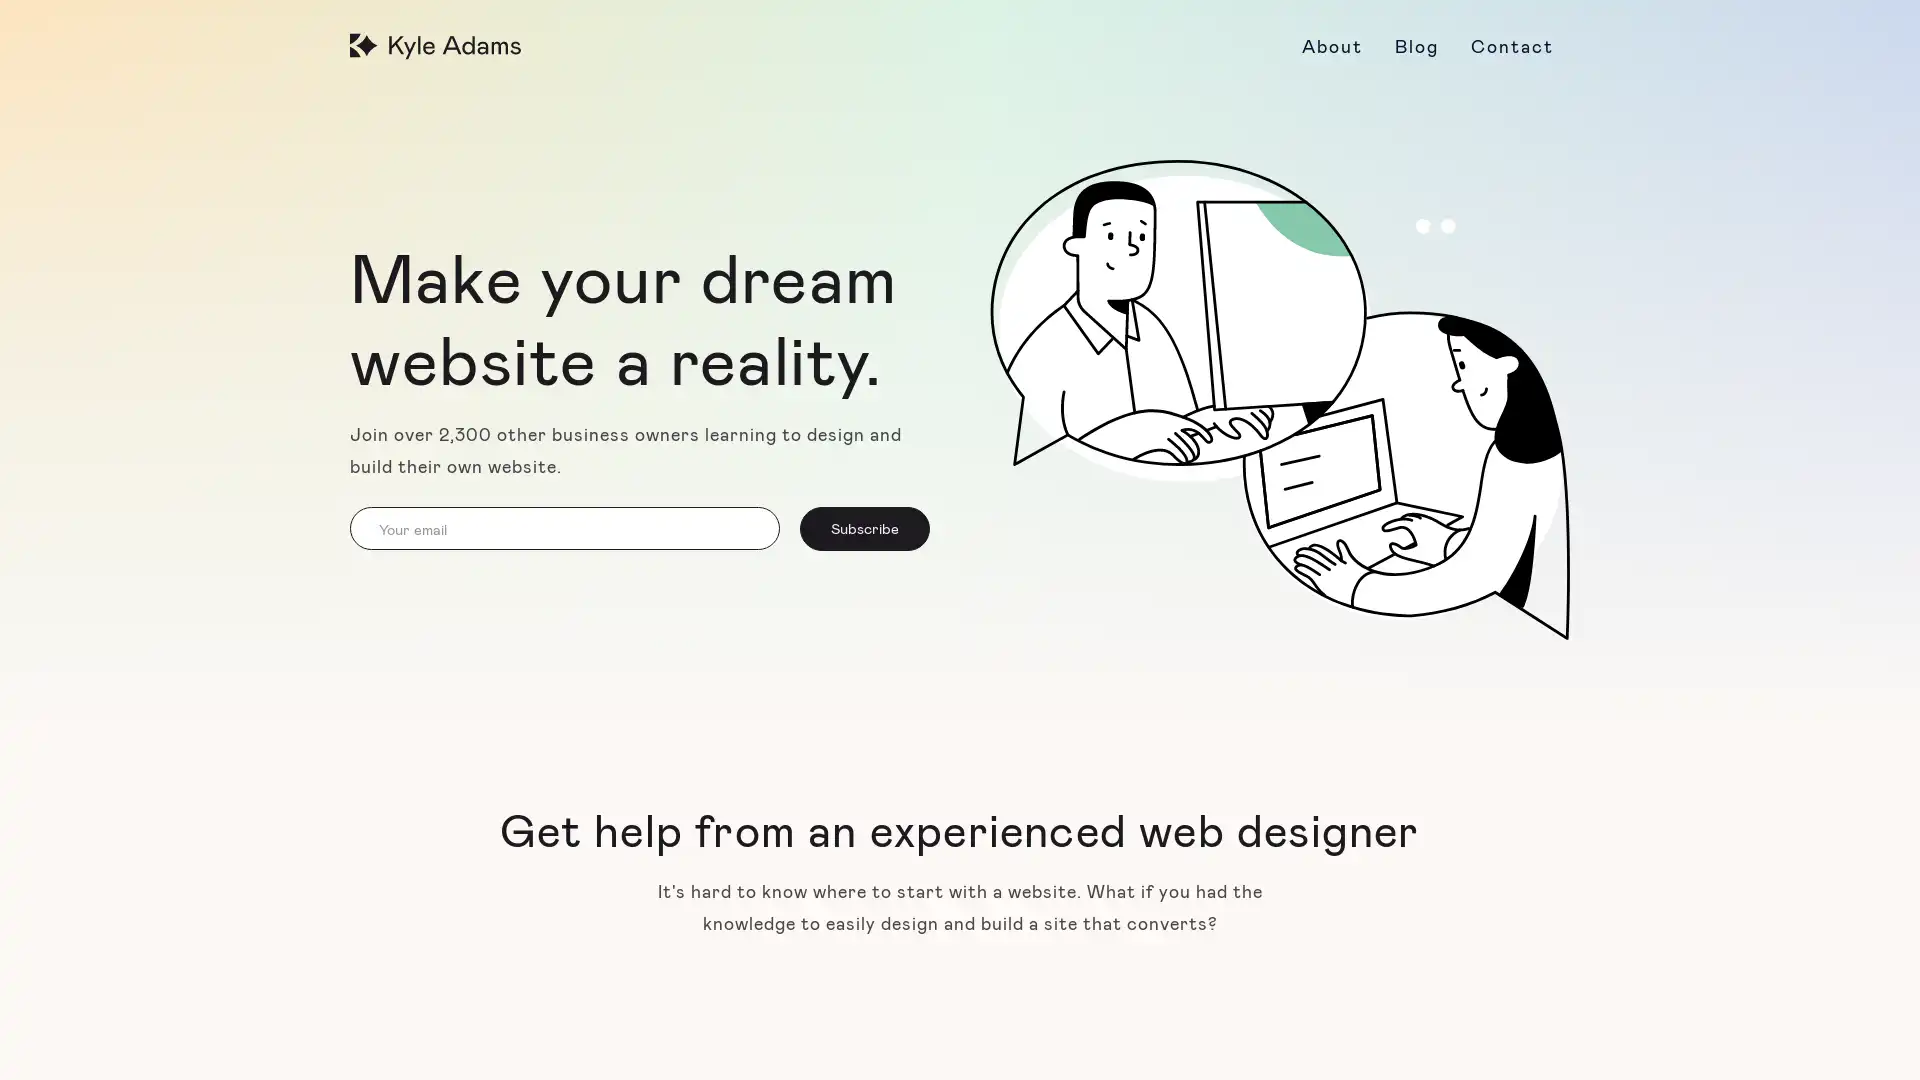  I want to click on Subscribe, so click(864, 527).